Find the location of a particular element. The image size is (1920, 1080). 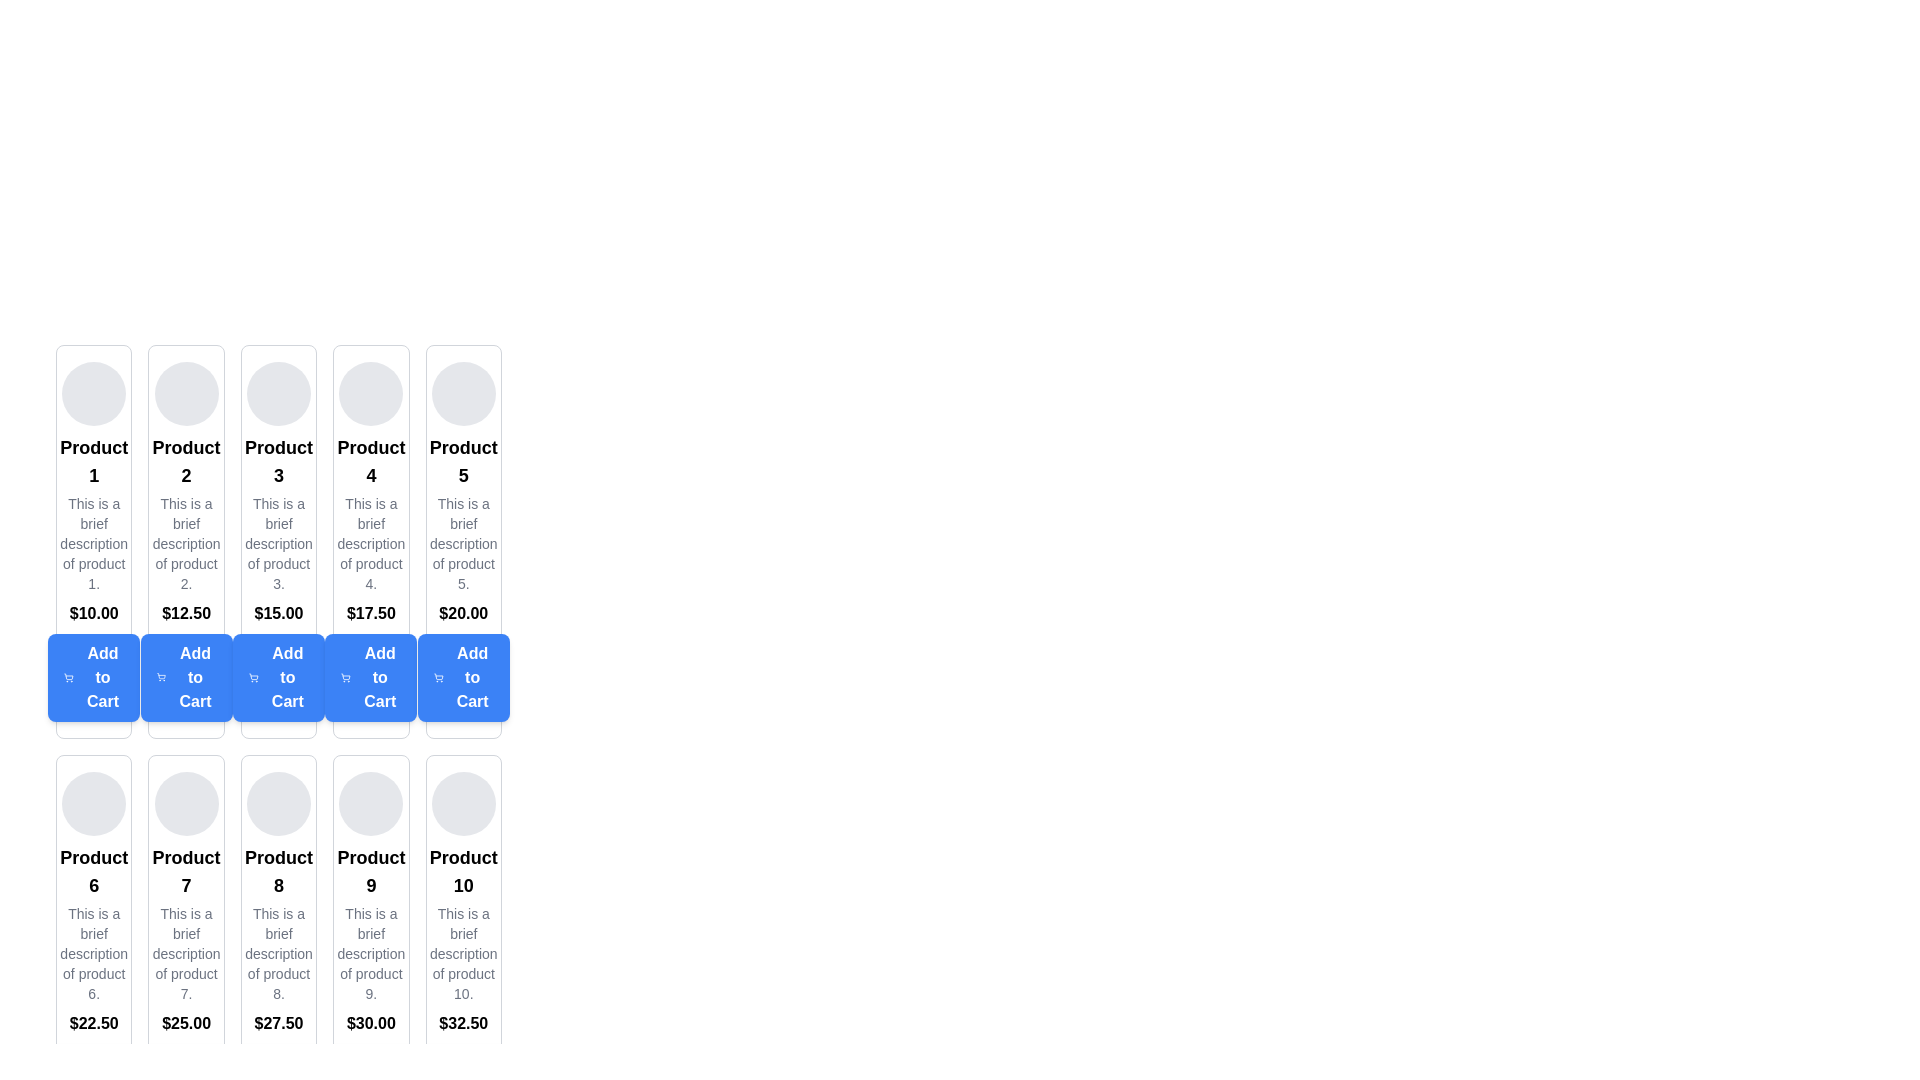

the price text label displaying '$32.50' located in the last product card below 'Product 10' description and above the 'Add to Cart' button is located at coordinates (462, 1023).